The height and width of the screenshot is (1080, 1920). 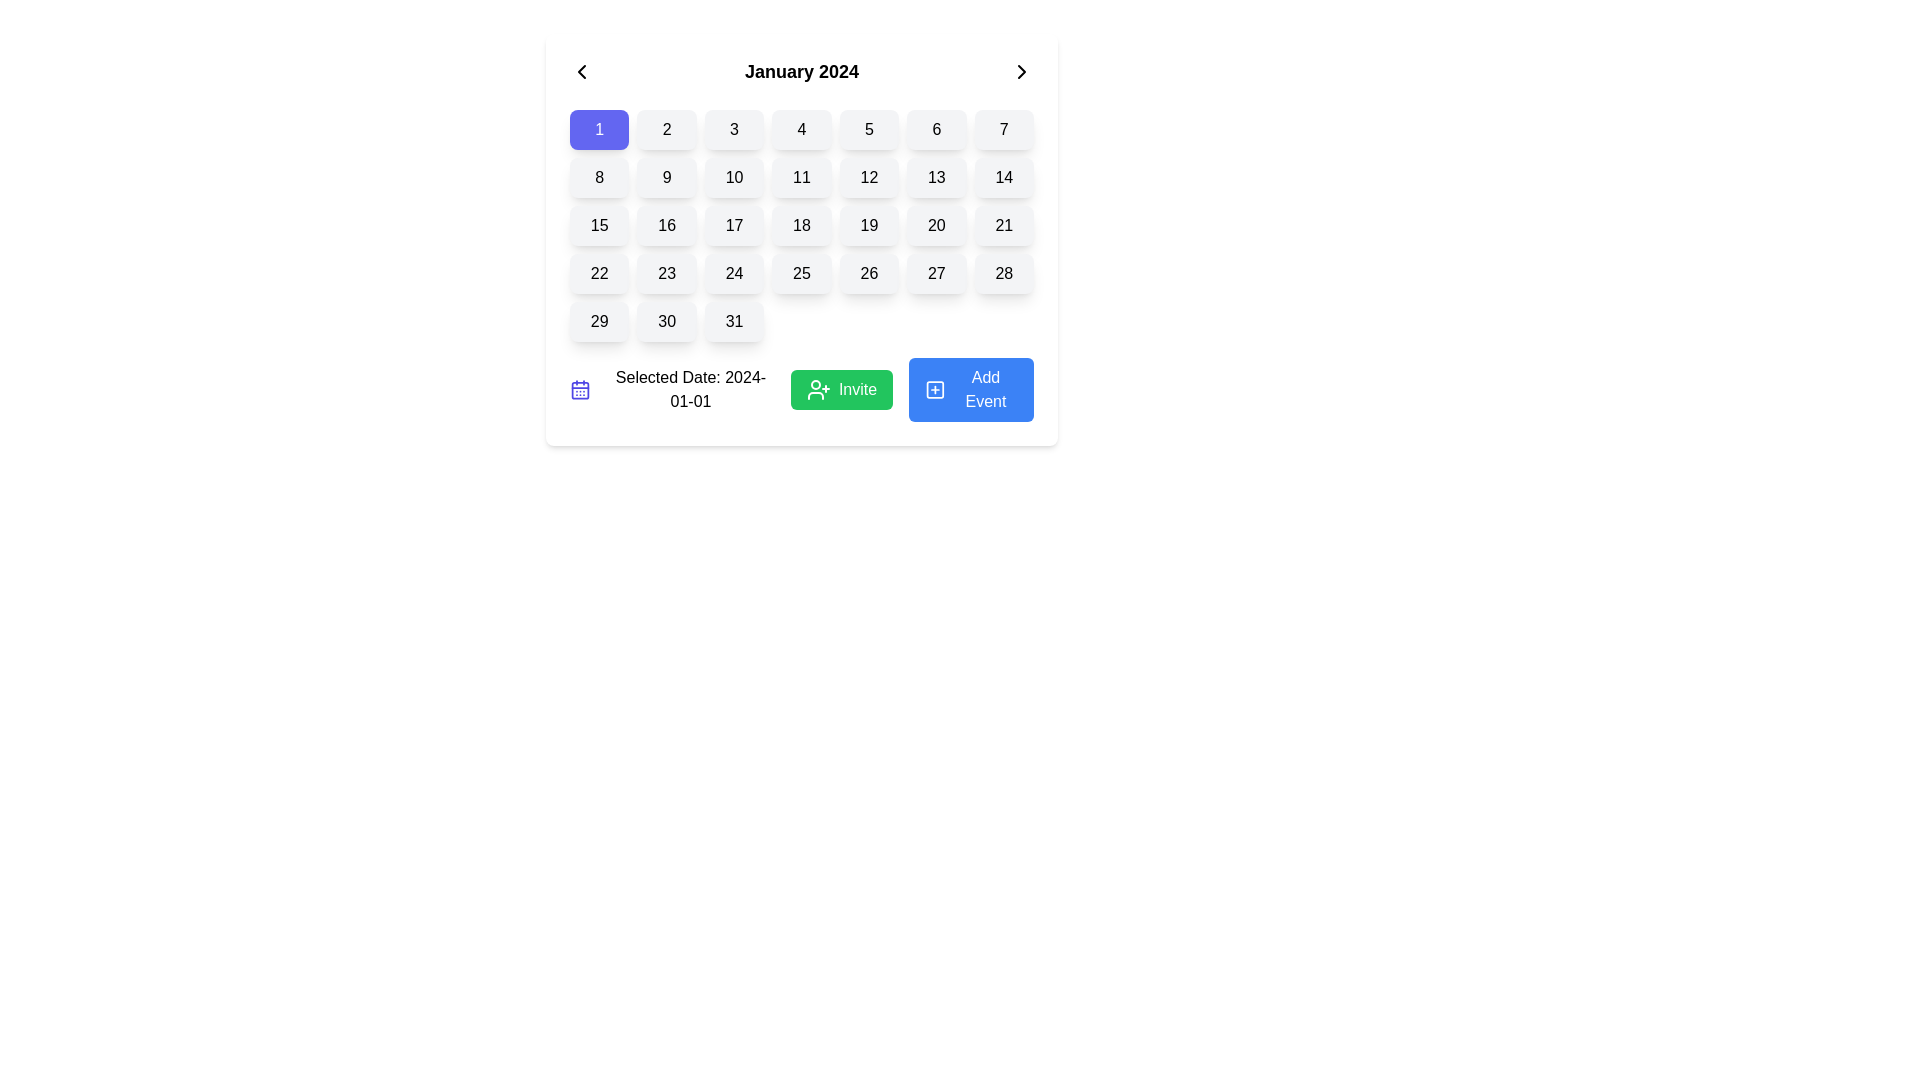 What do you see at coordinates (667, 320) in the screenshot?
I see `the button-like clickable calendar date displaying the number '30', located in the last row and second column of the monthly calendar grid` at bounding box center [667, 320].